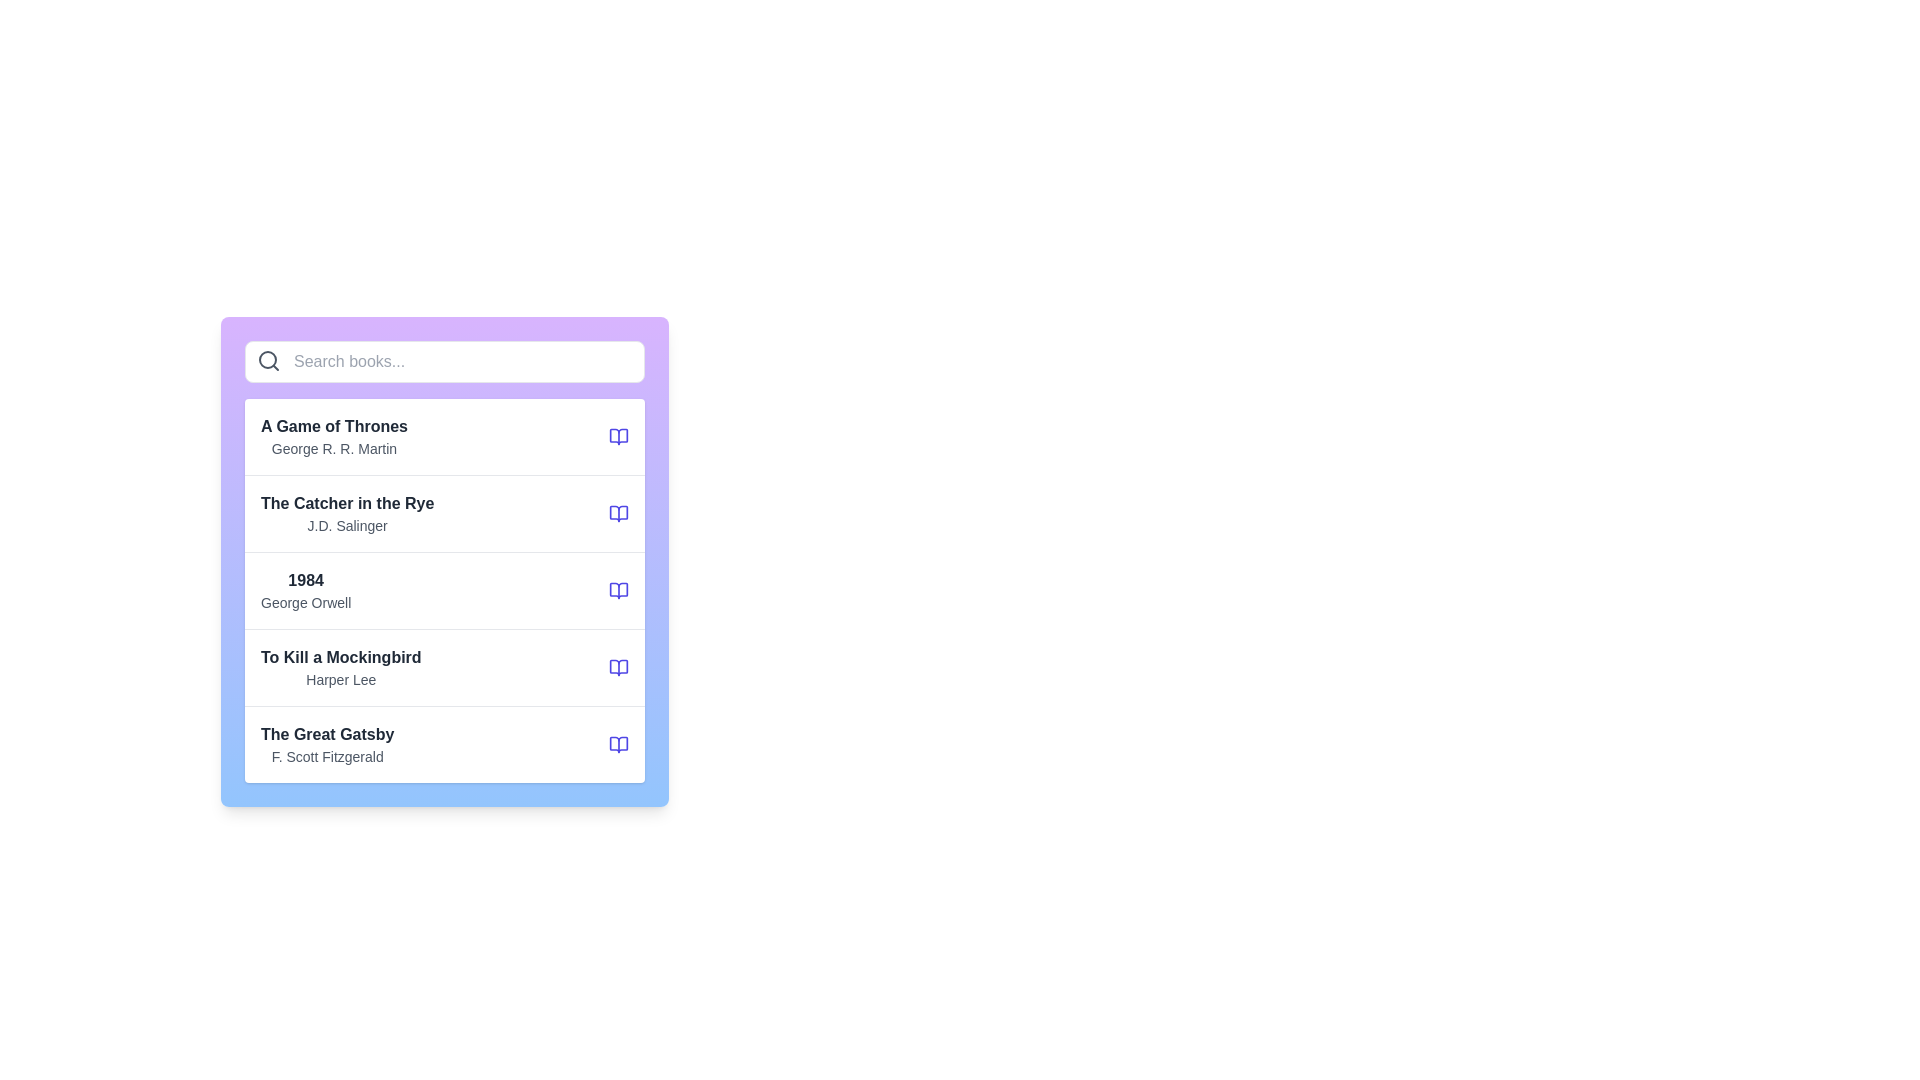 The height and width of the screenshot is (1080, 1920). Describe the element at coordinates (444, 435) in the screenshot. I see `the first clickable list item representing 'A Game of Thrones' by George R. R. Martin` at that location.